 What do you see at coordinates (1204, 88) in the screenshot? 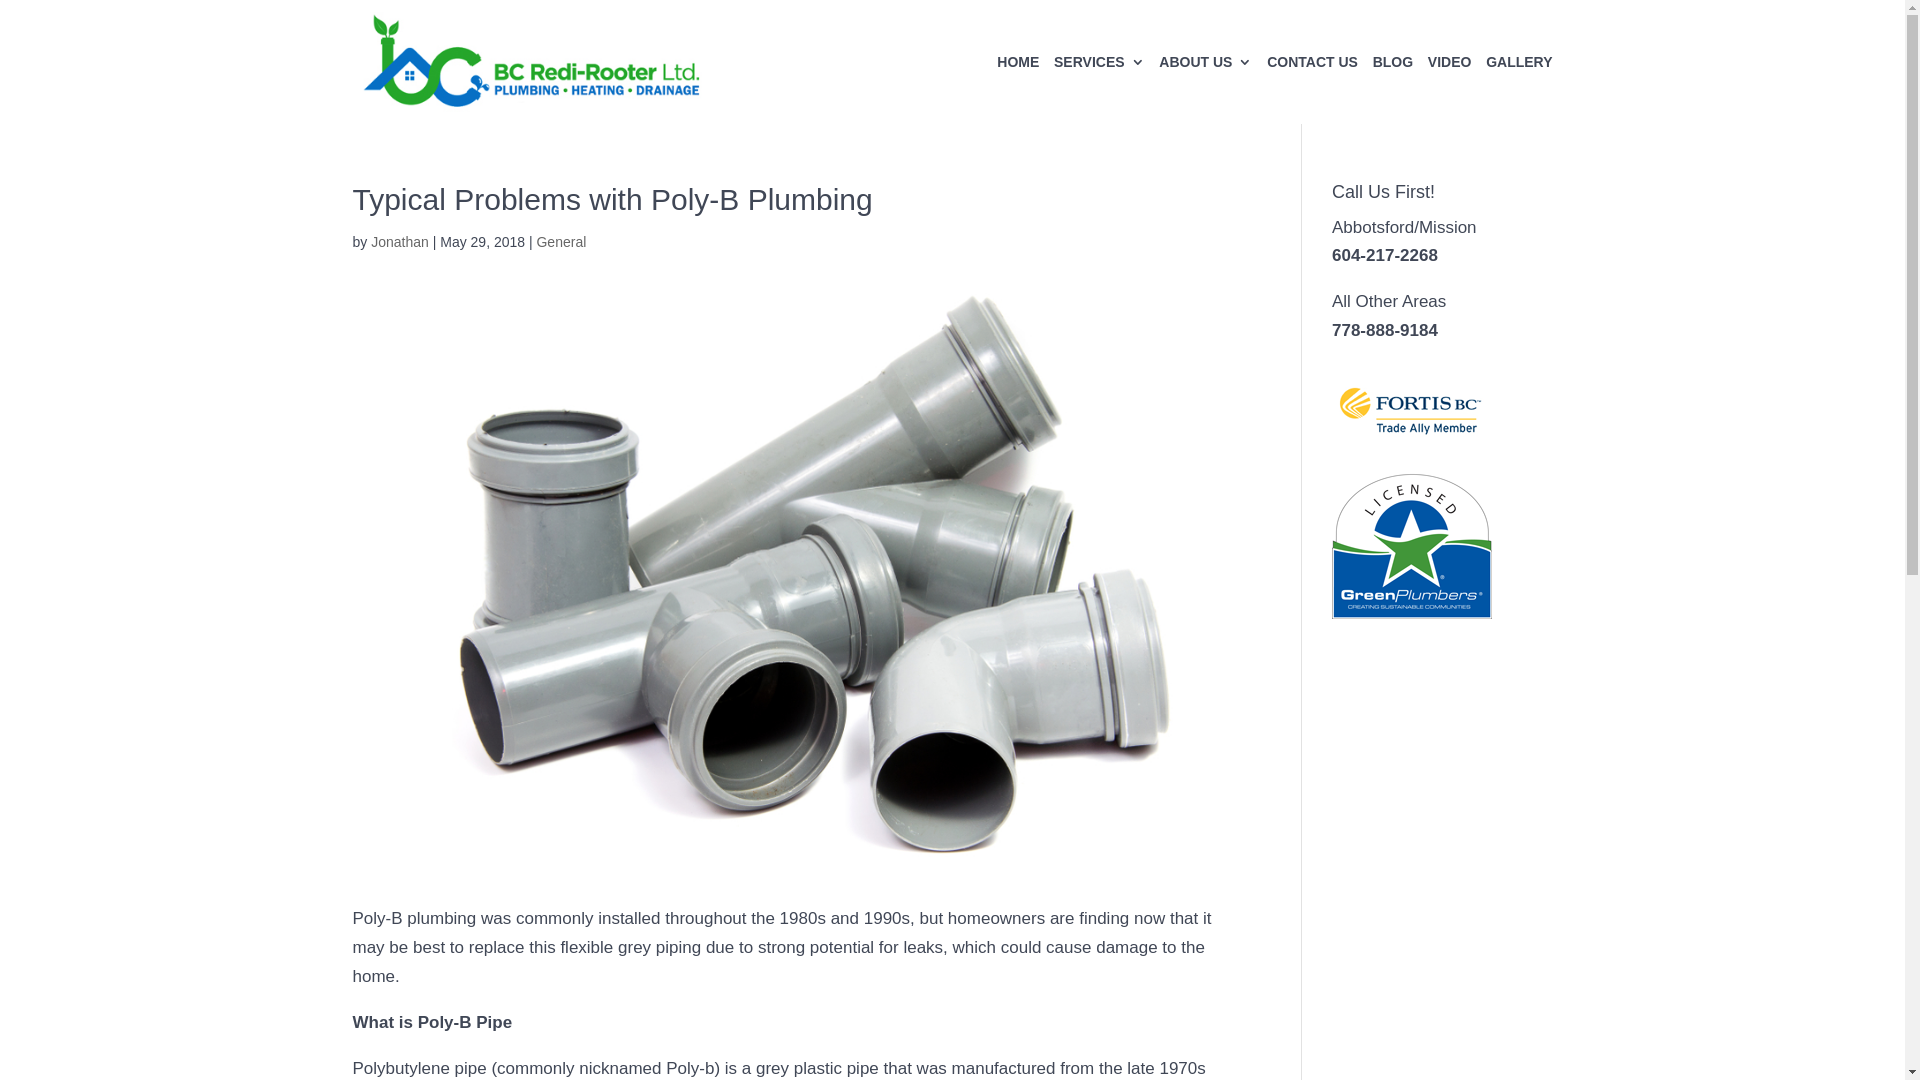
I see `'ABOUT US'` at bounding box center [1204, 88].